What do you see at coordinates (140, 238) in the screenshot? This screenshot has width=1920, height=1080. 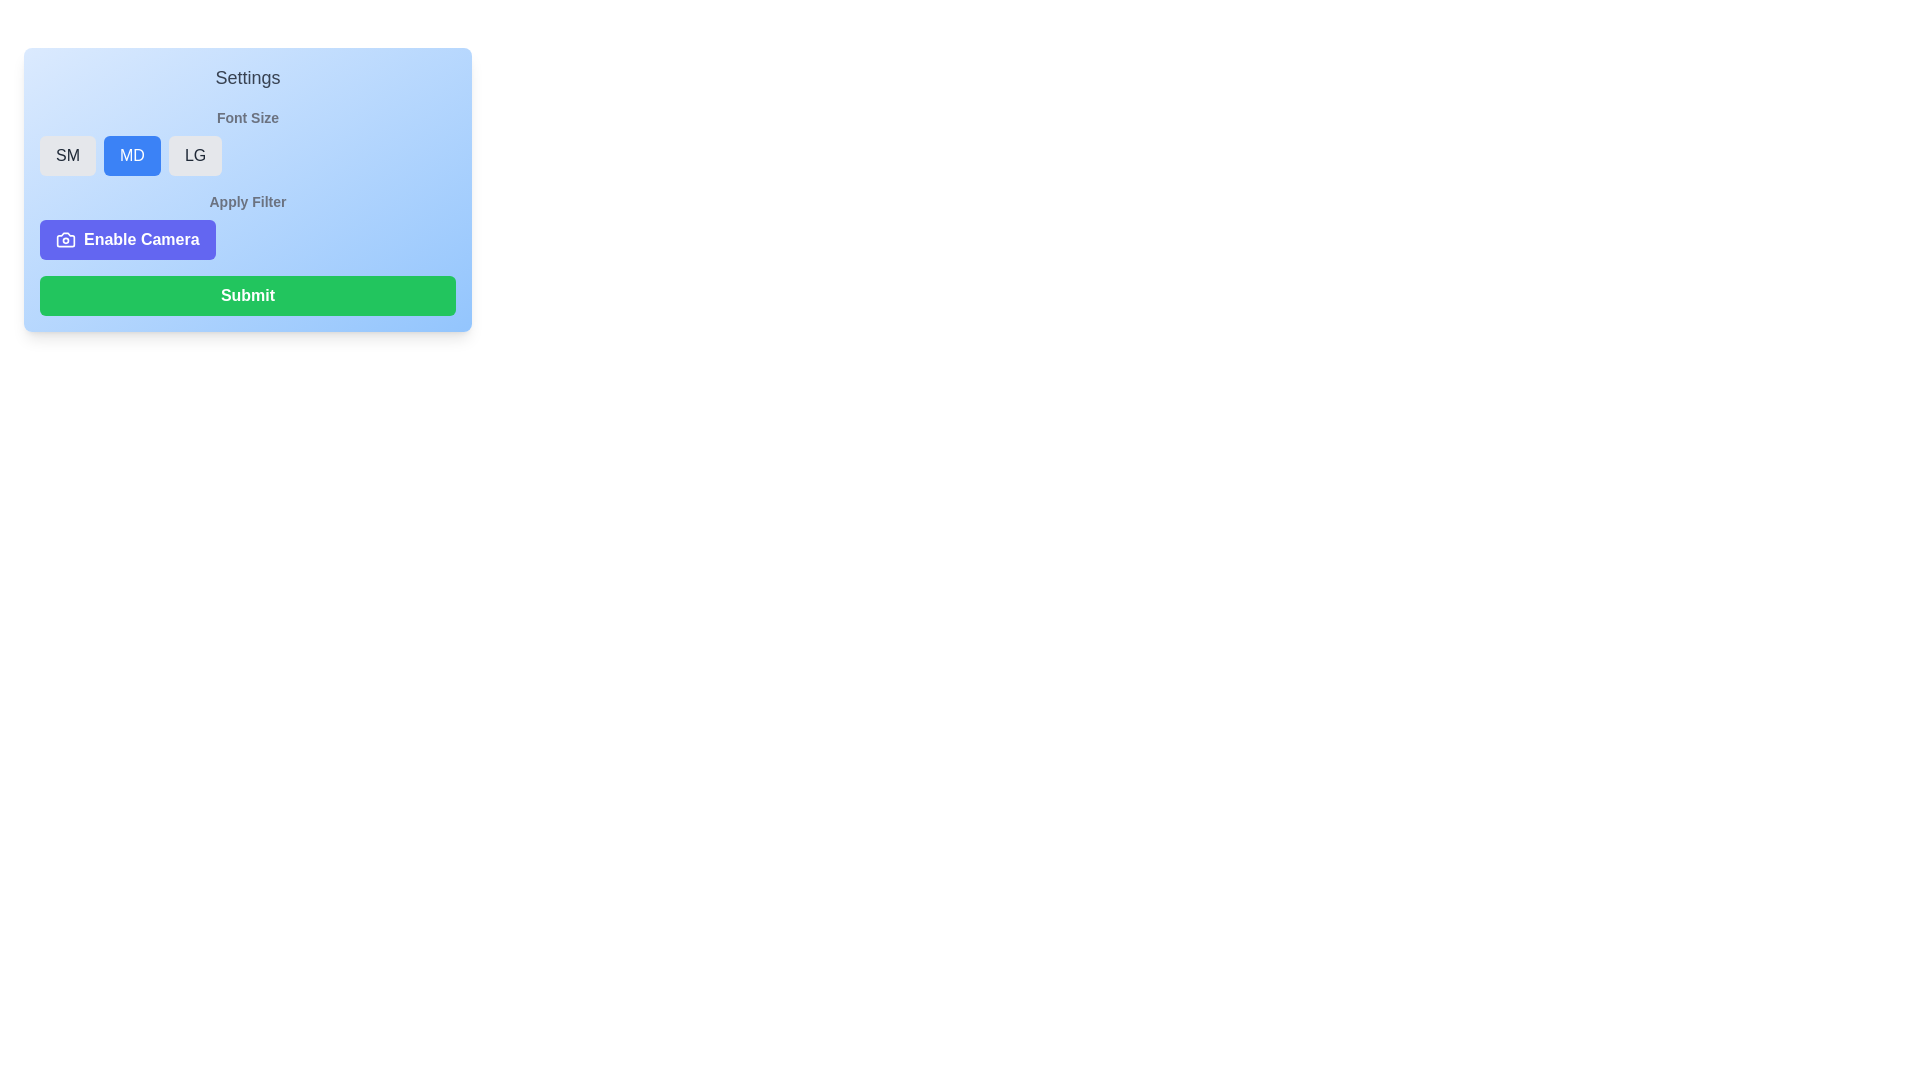 I see `the 'Enable Camera' text label, which is displayed in white bold font on a purple button background` at bounding box center [140, 238].